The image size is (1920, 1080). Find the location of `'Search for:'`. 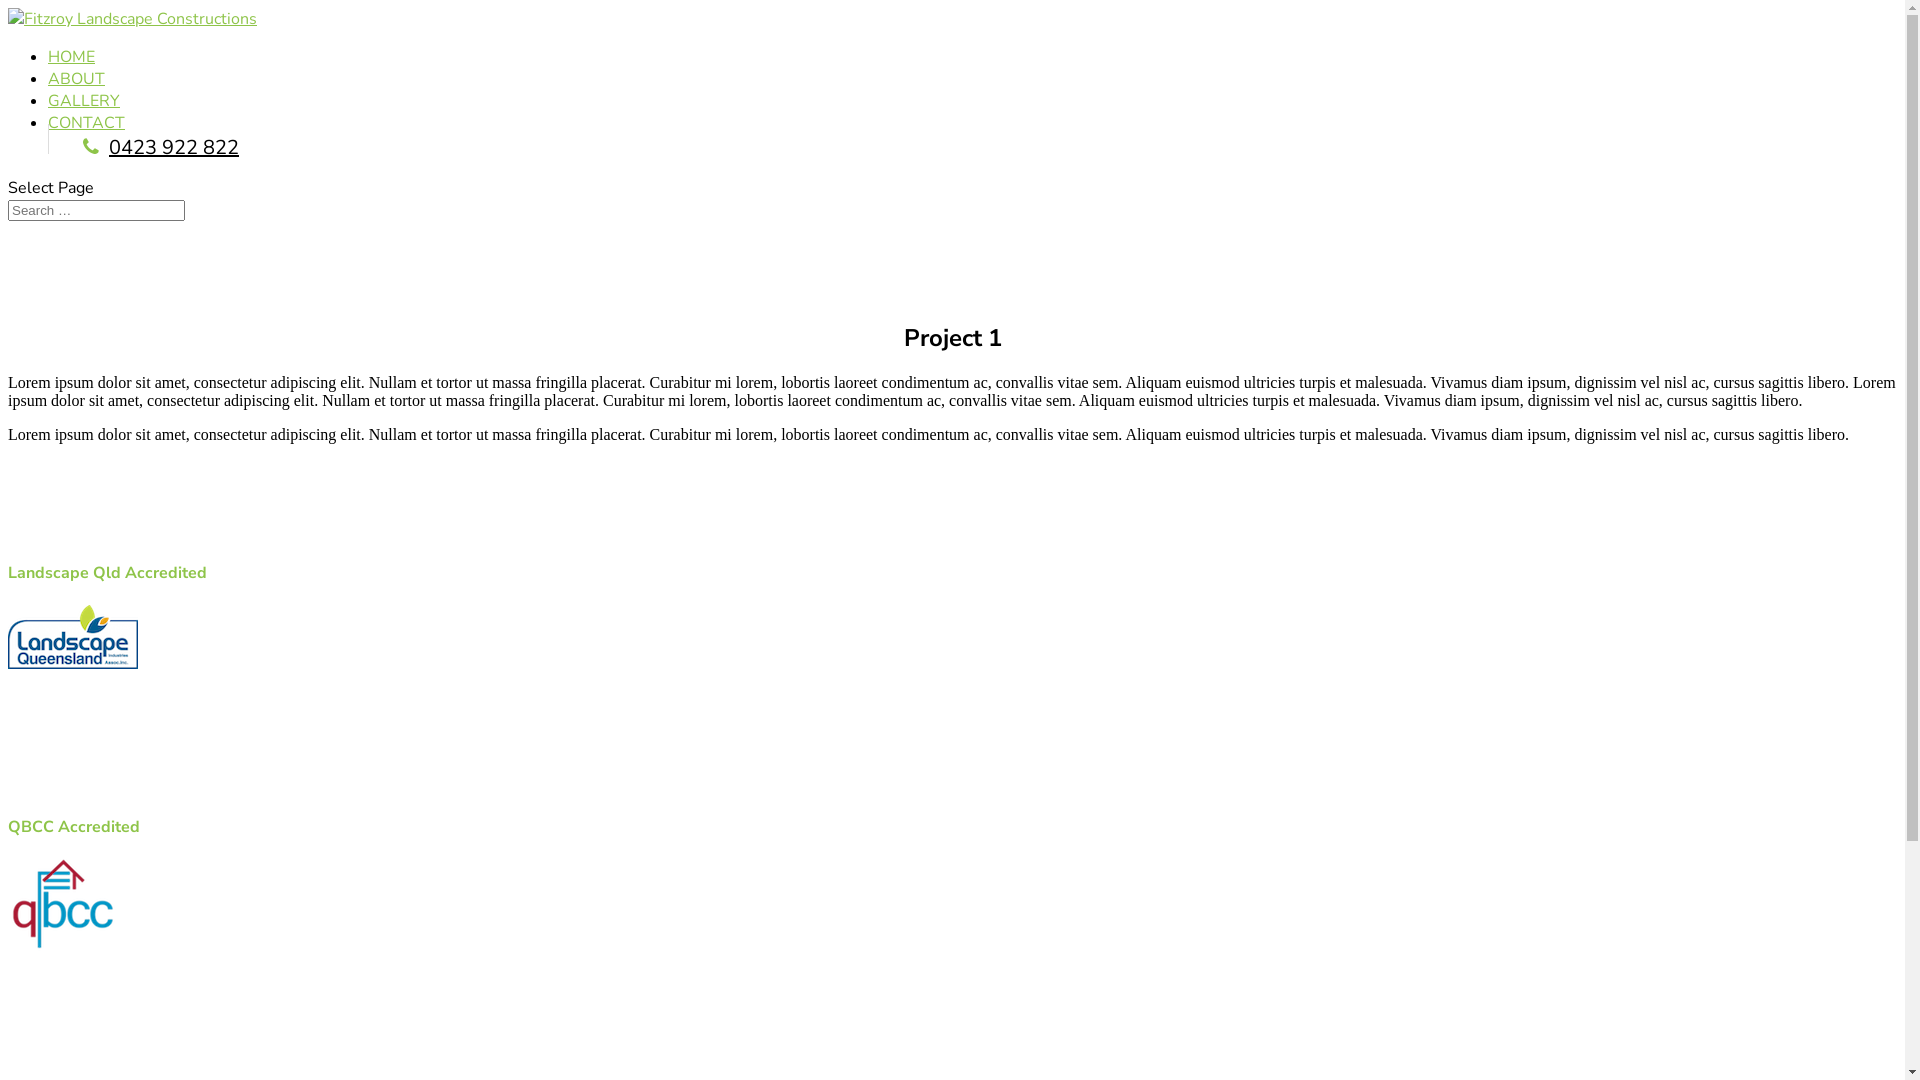

'Search for:' is located at coordinates (95, 210).